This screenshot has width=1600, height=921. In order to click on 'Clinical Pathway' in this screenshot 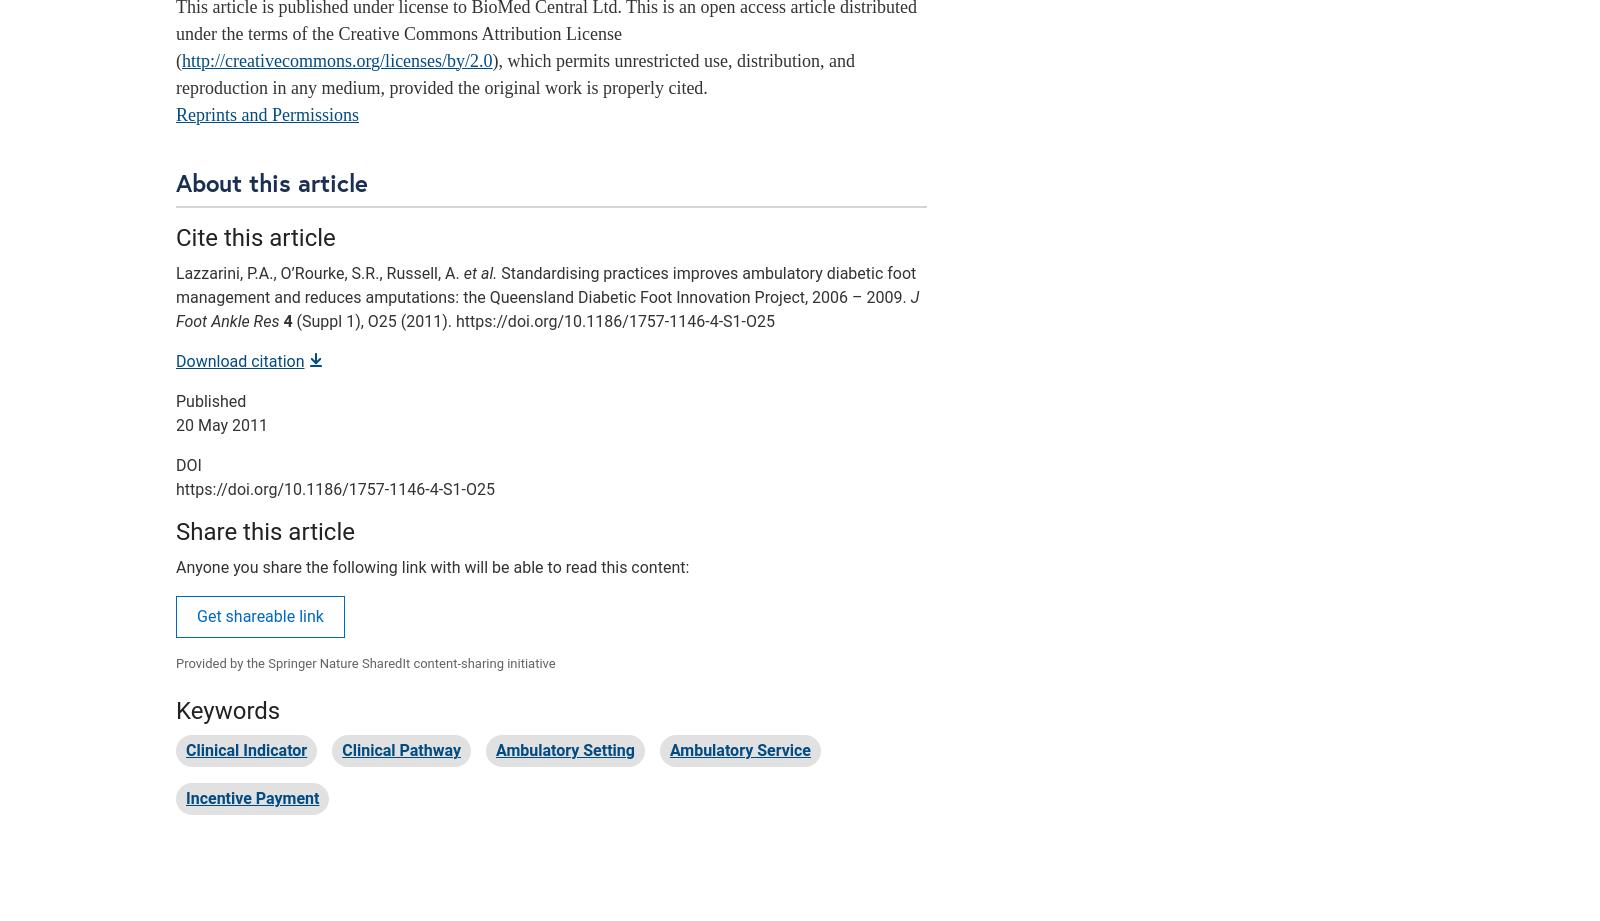, I will do `click(400, 750)`.